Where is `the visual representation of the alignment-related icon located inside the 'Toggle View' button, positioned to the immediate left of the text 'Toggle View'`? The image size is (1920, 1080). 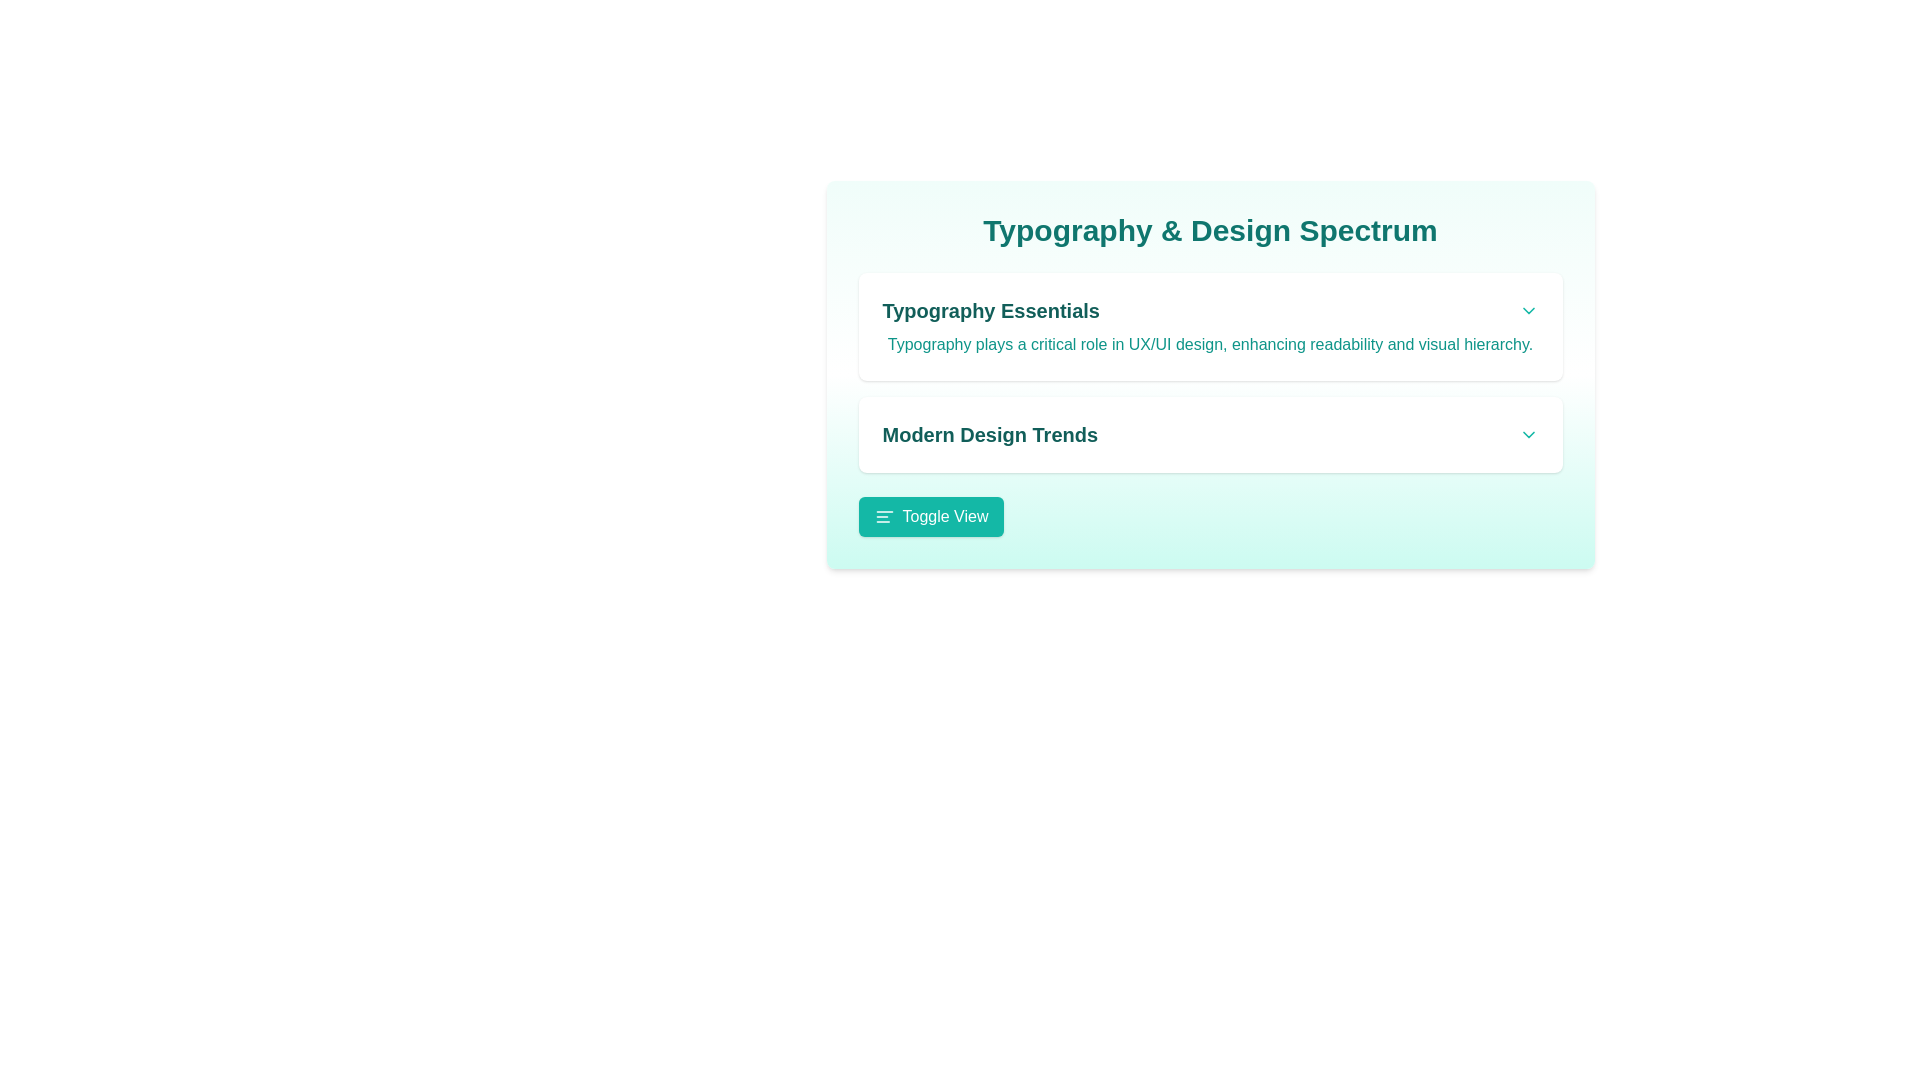
the visual representation of the alignment-related icon located inside the 'Toggle View' button, positioned to the immediate left of the text 'Toggle View' is located at coordinates (883, 515).